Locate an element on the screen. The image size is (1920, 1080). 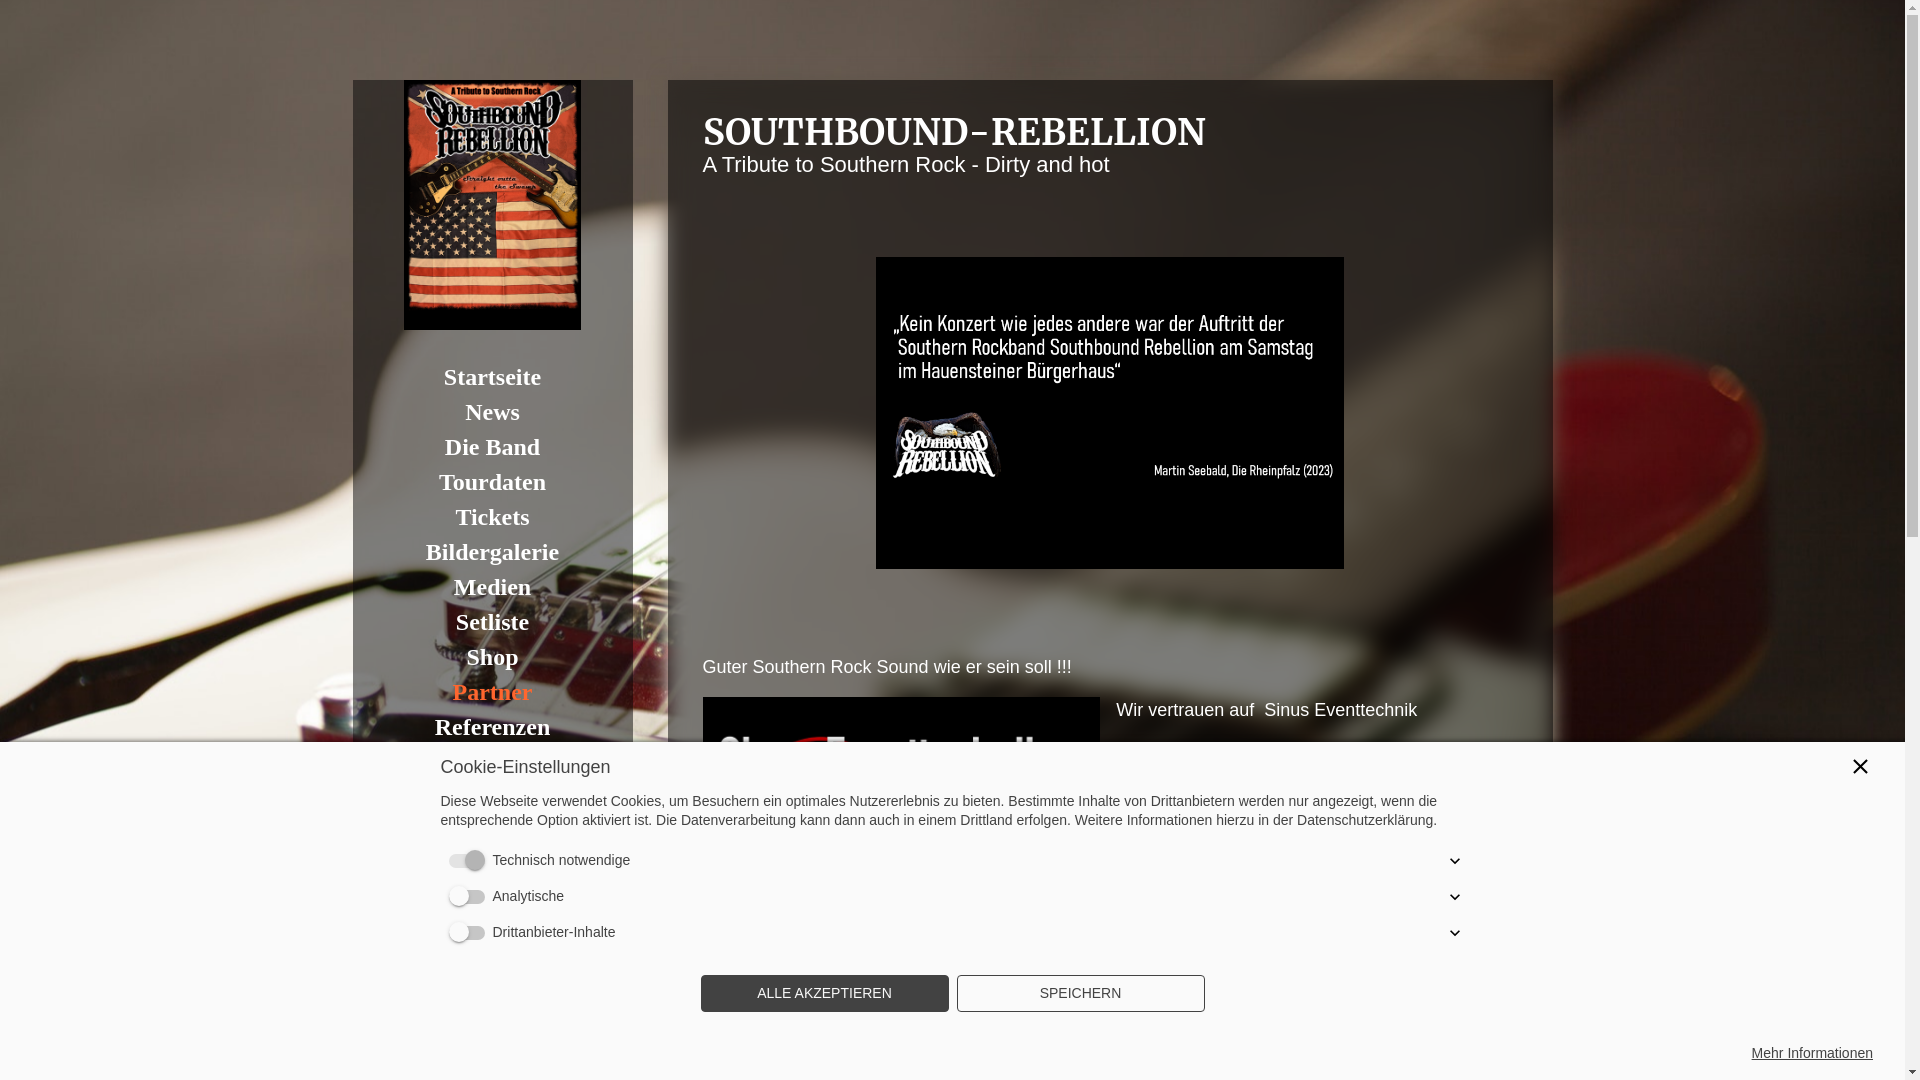
'ALLE AKZEPTIEREN' is located at coordinates (824, 994).